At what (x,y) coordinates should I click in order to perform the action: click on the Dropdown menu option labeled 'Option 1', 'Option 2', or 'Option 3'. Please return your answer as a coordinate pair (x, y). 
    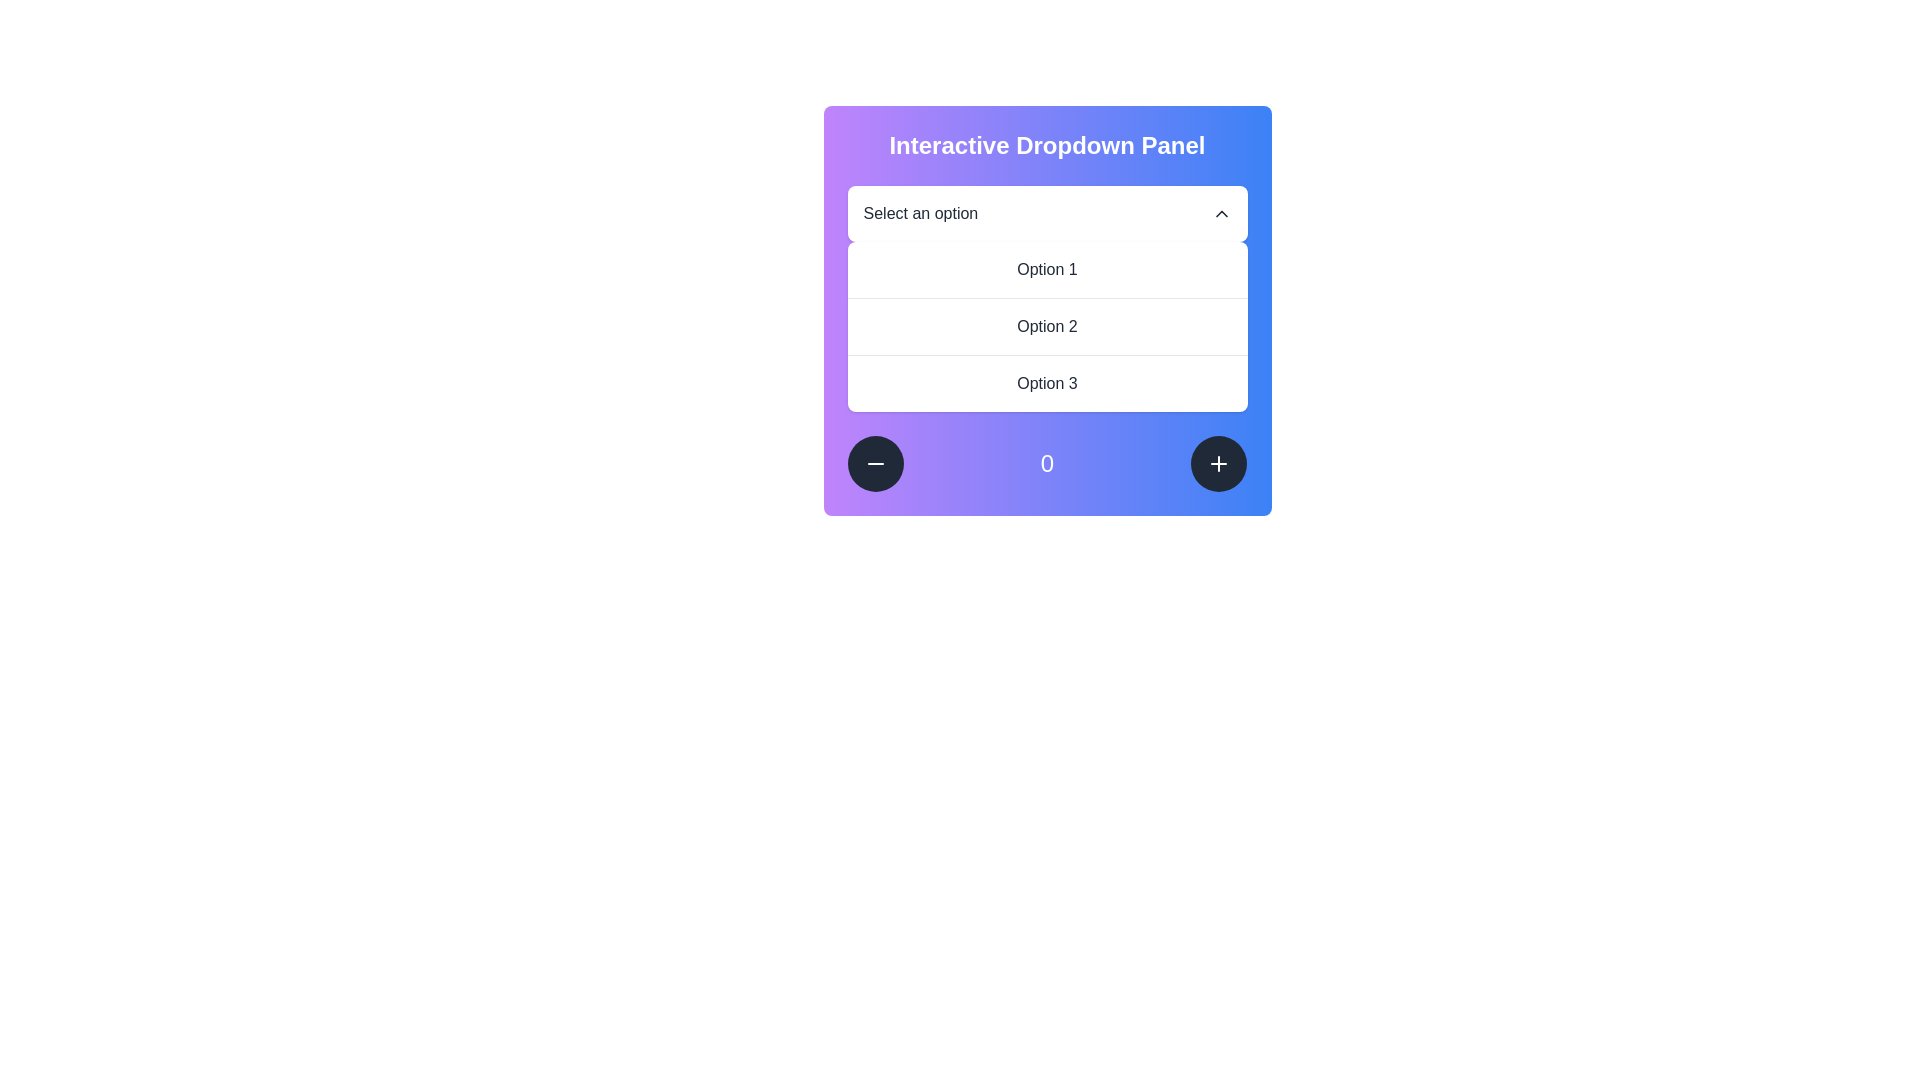
    Looking at the image, I should click on (1046, 299).